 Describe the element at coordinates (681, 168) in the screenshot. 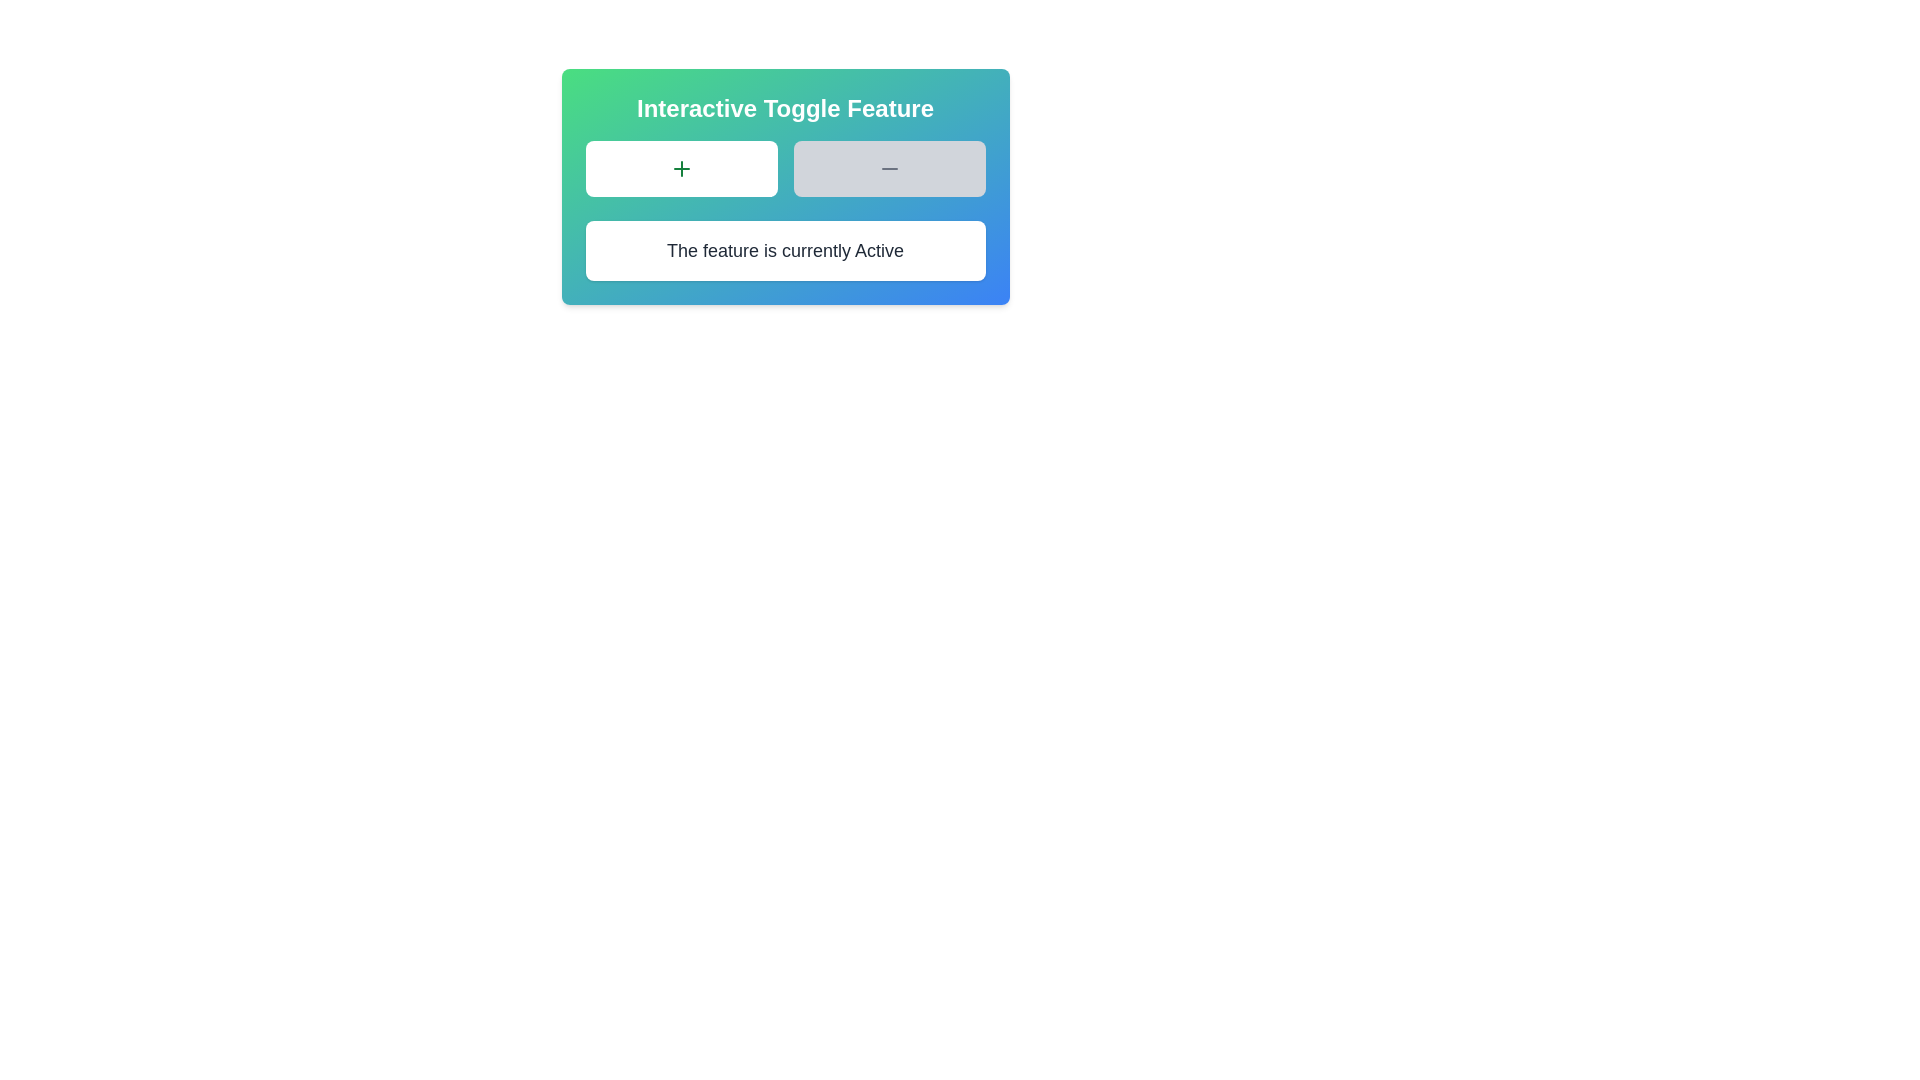

I see `the increment icon embedded in the left rounded button, which is located above the text 'The feature is currently Active.'` at that location.